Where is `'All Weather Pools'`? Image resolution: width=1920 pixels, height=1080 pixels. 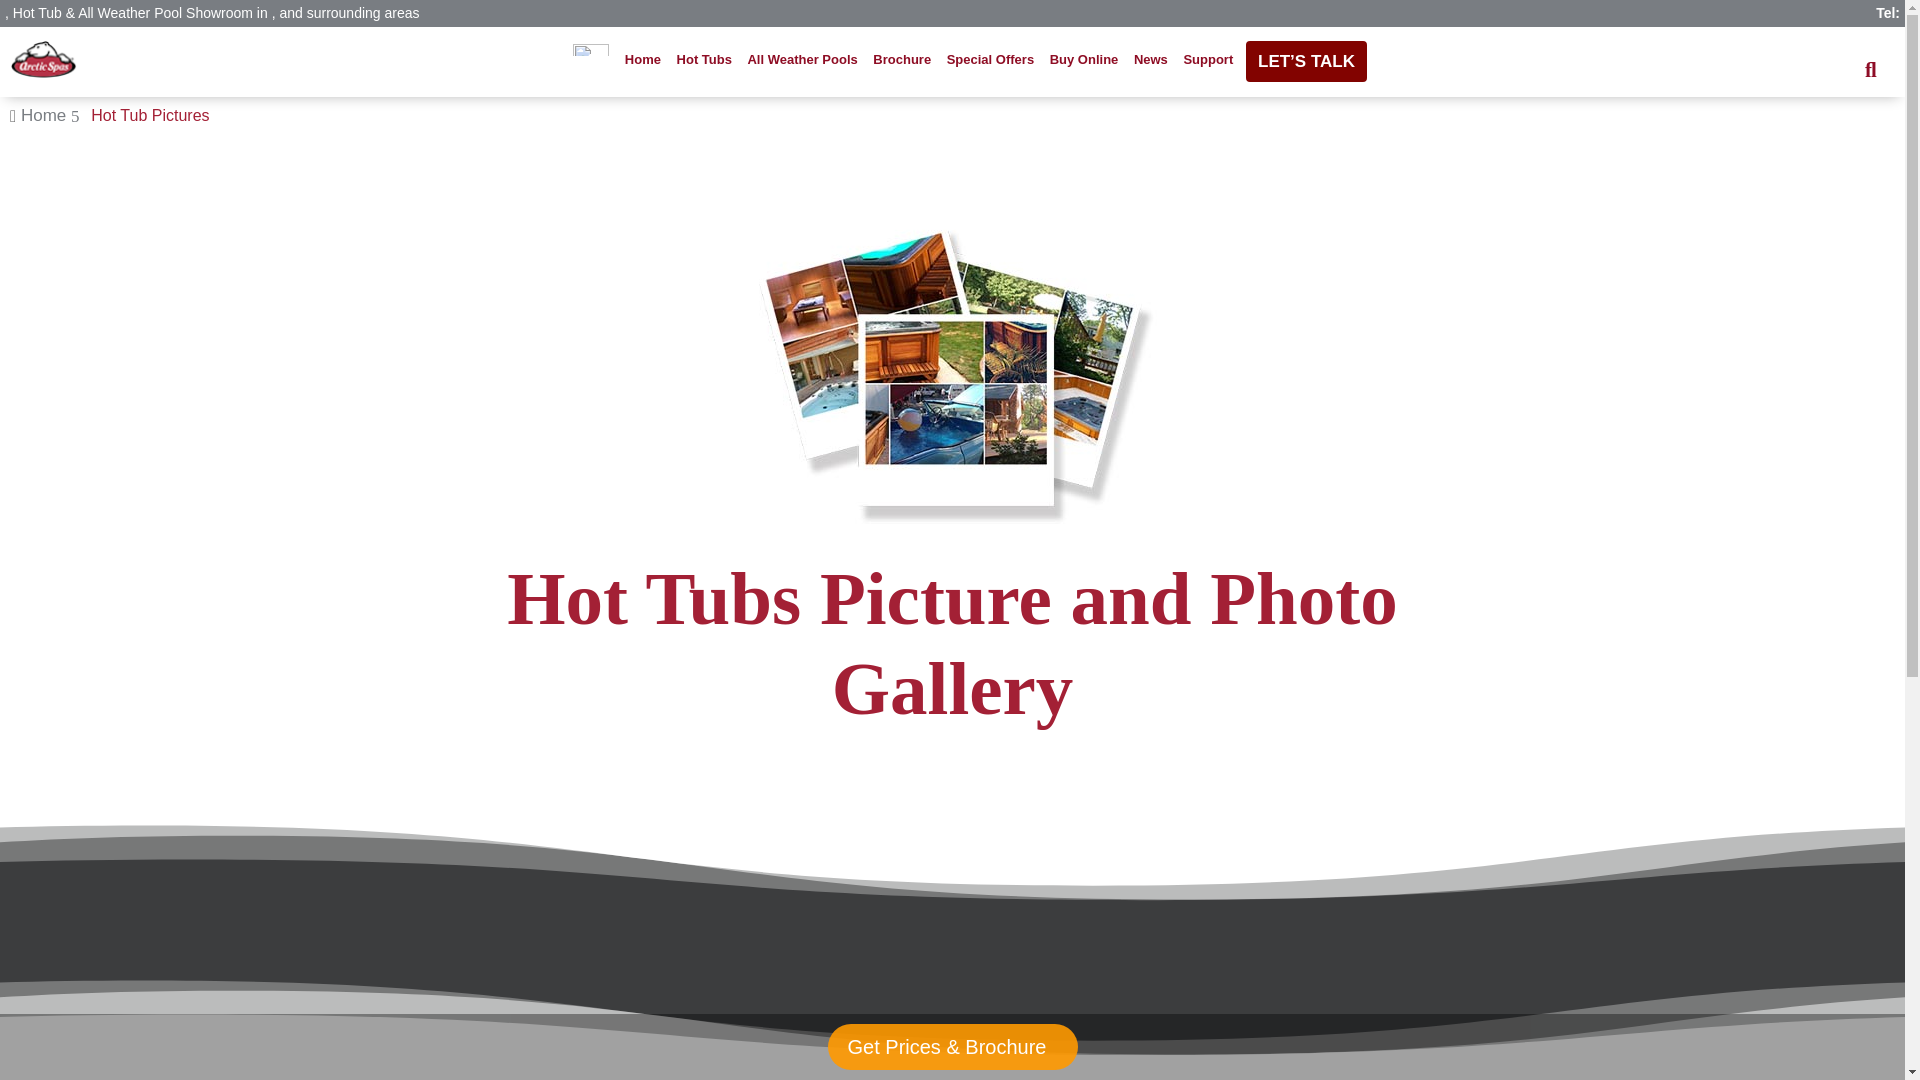 'All Weather Pools' is located at coordinates (802, 58).